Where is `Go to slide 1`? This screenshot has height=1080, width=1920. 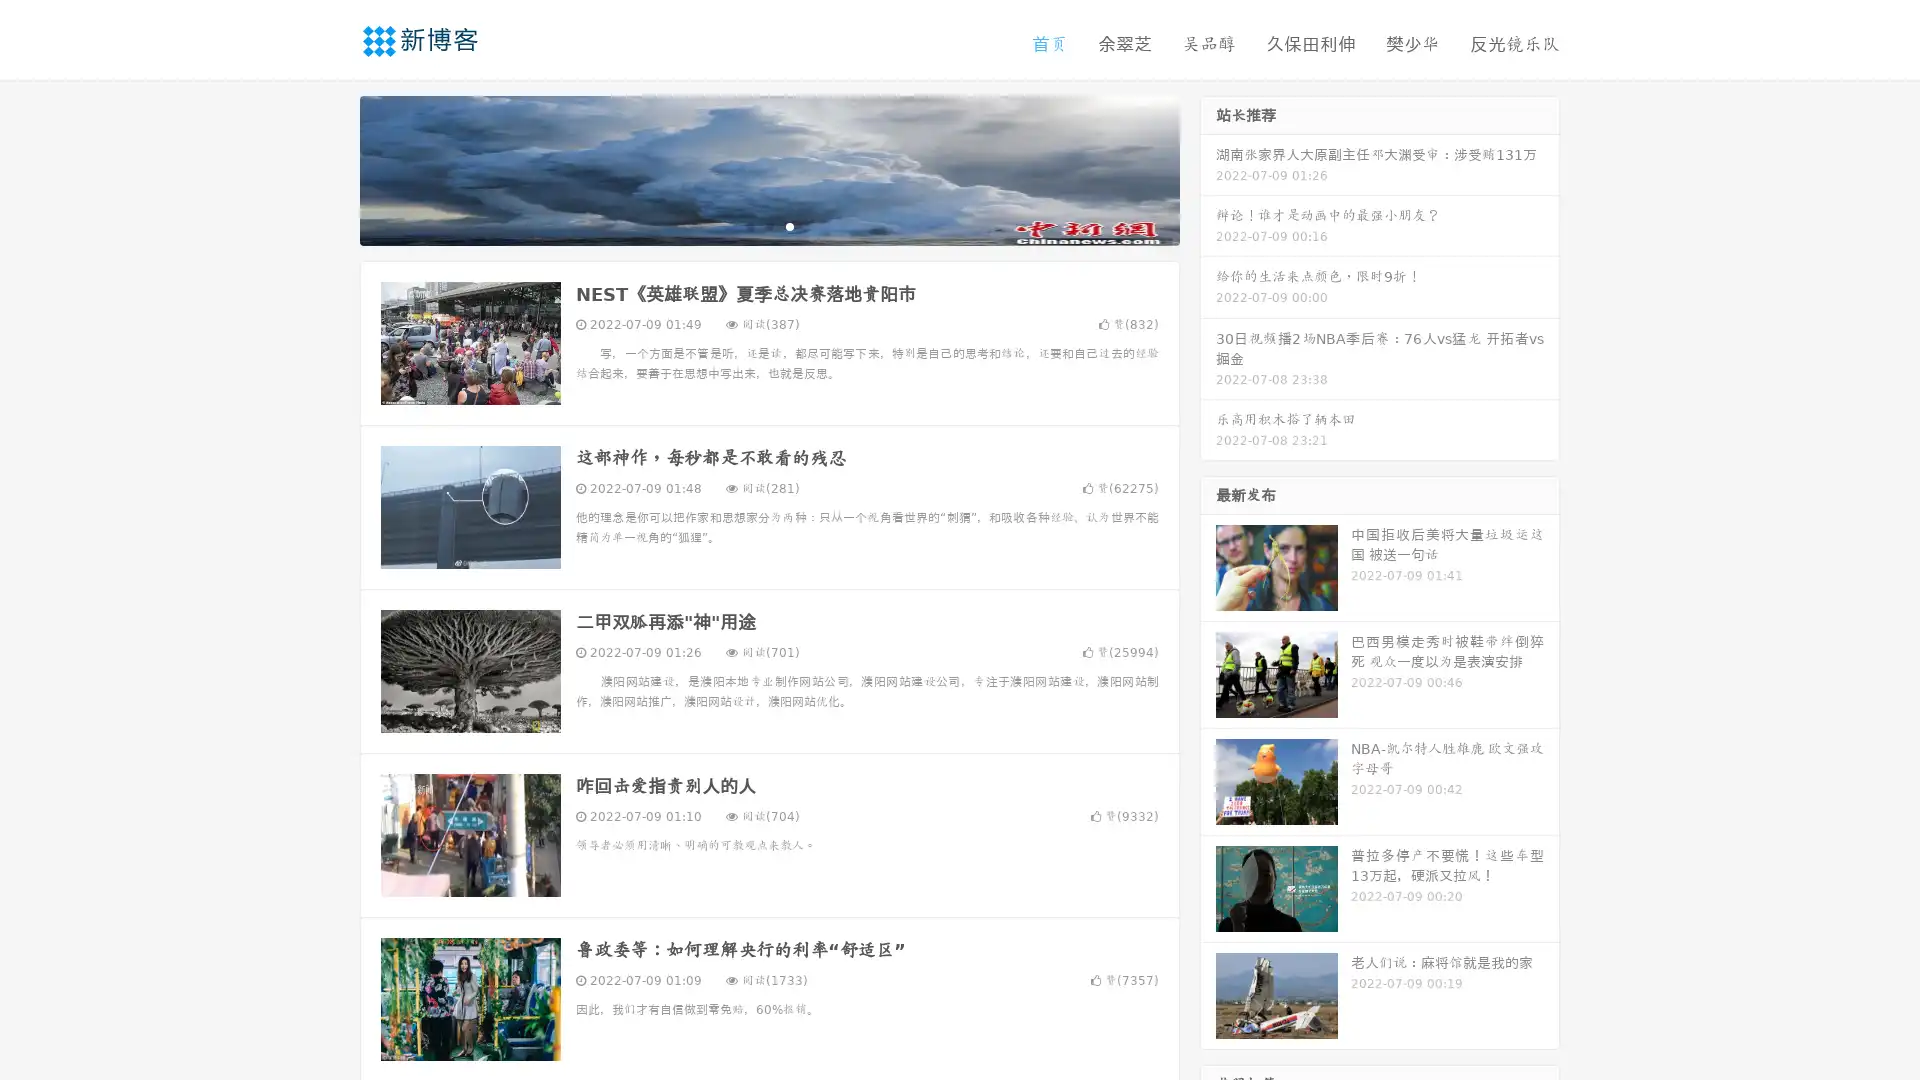
Go to slide 1 is located at coordinates (748, 225).